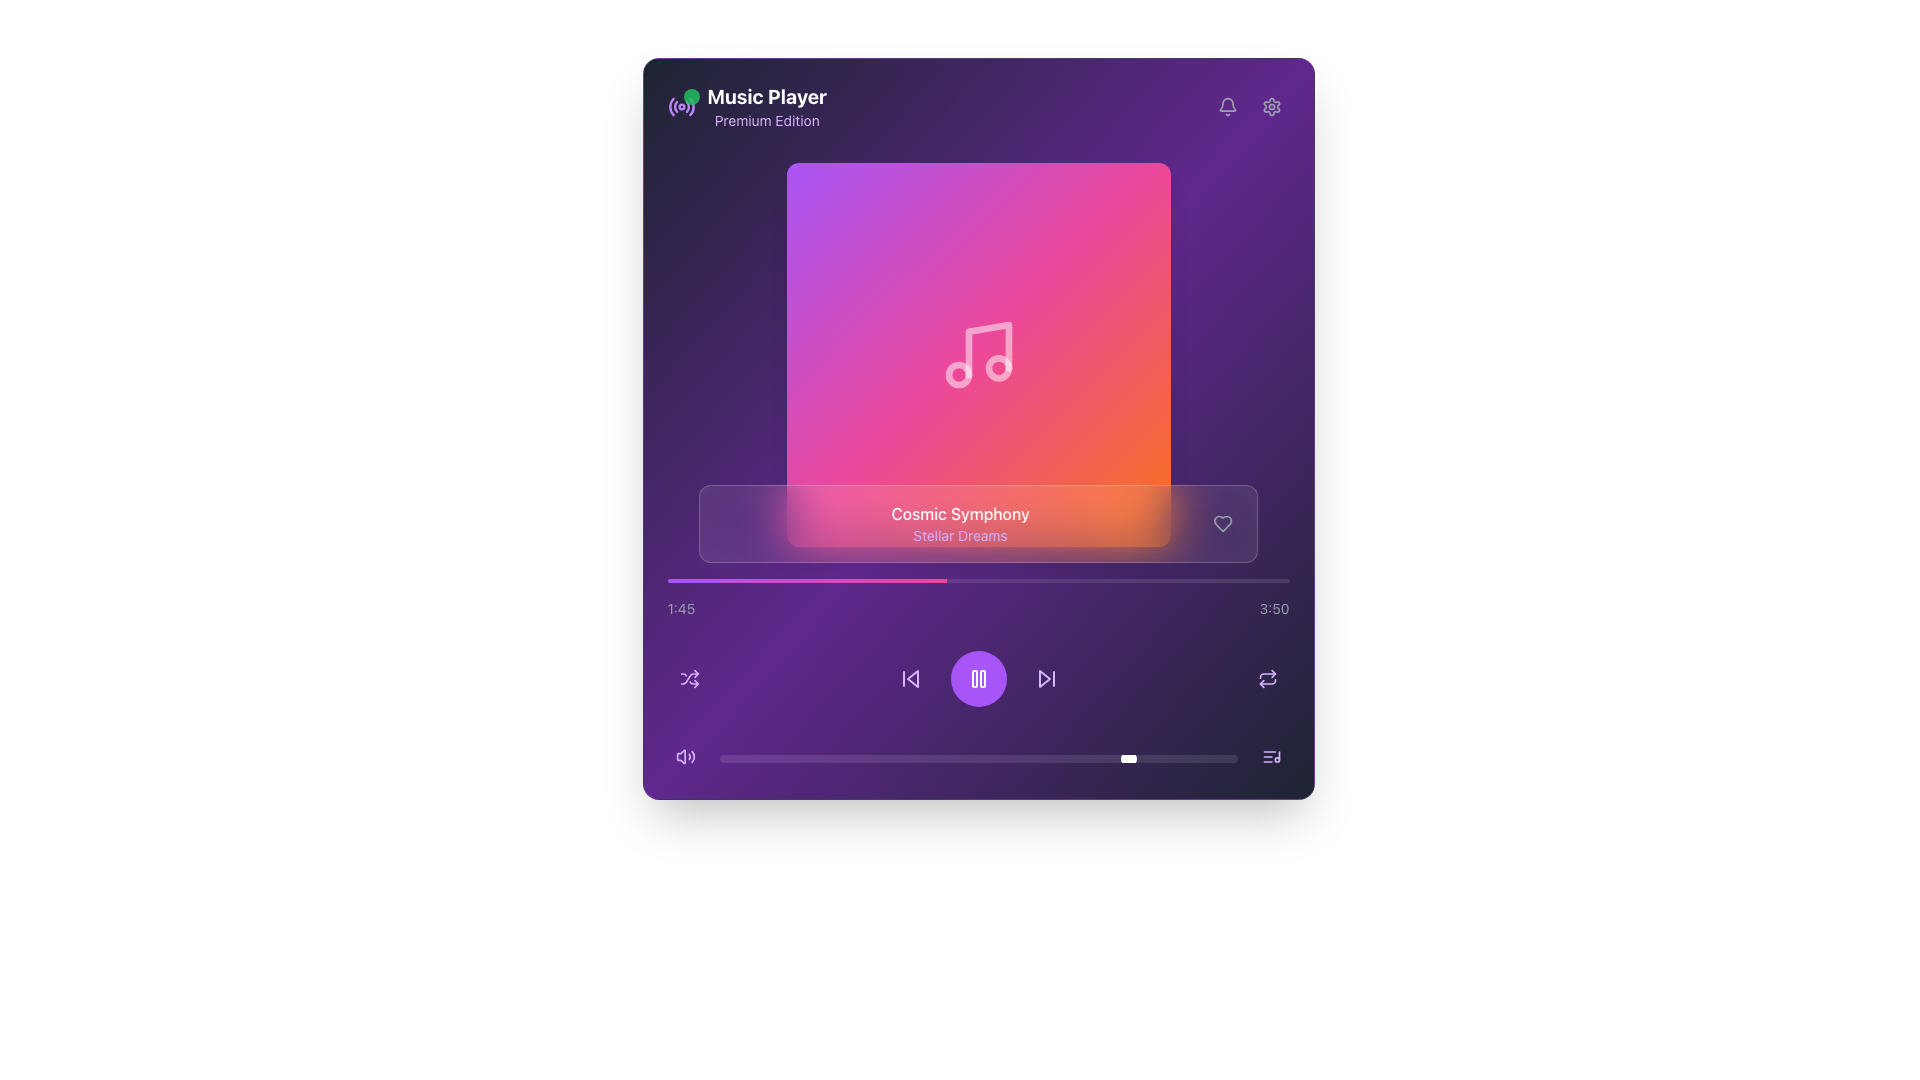  What do you see at coordinates (978, 581) in the screenshot?
I see `the progress bar, which is a horizontal bar with a gradient background transitioning from purple to pink, located centrally on the interface below the album information and above the playback controls` at bounding box center [978, 581].